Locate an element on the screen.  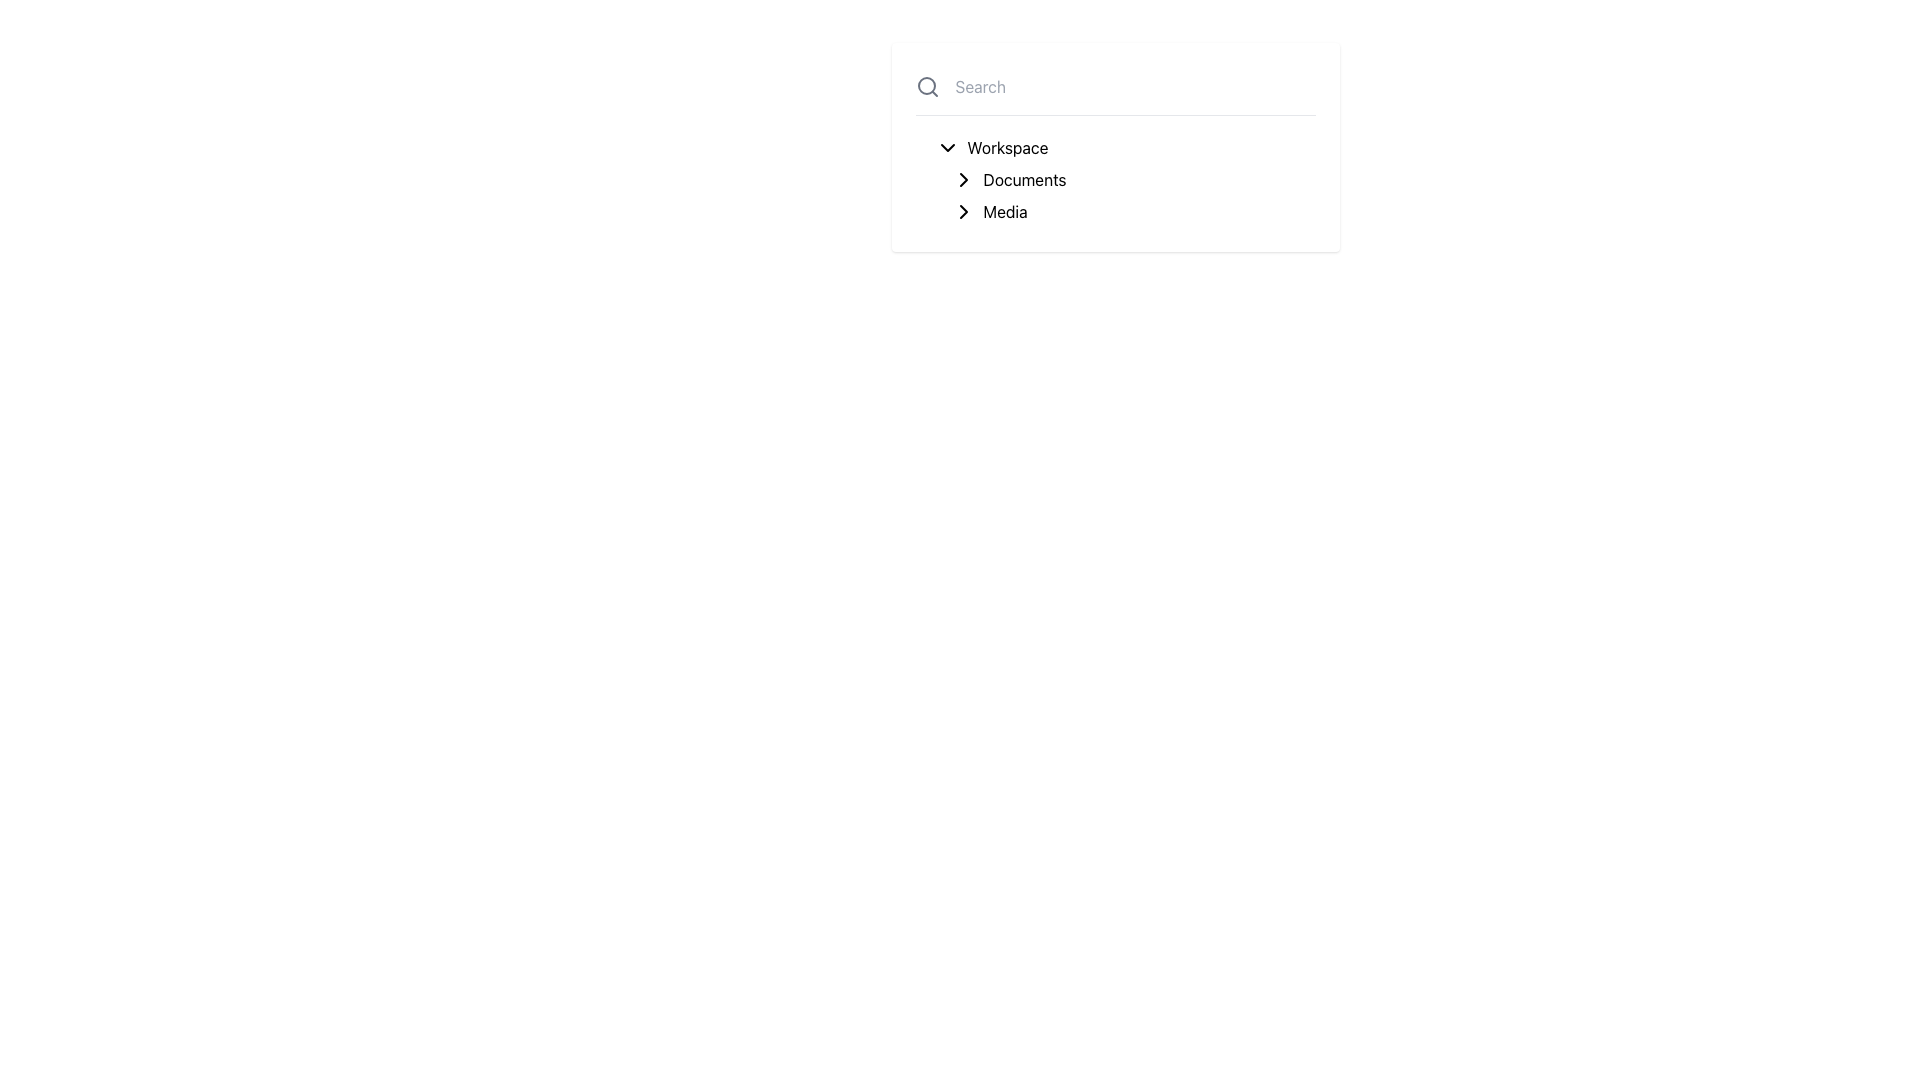
the navigation icon for the 'Media' section in the sidebar menu is located at coordinates (963, 212).